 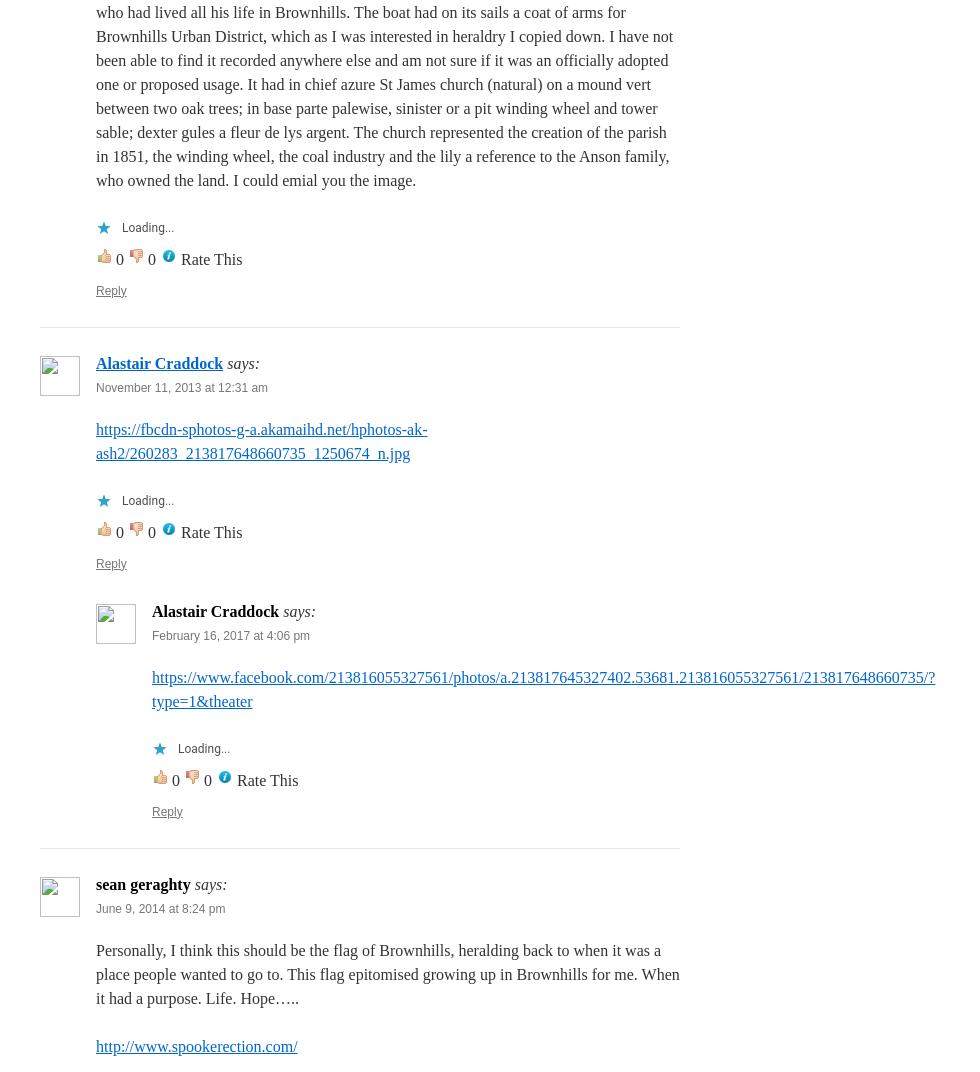 What do you see at coordinates (387, 972) in the screenshot?
I see `'Personally,  I think this should be the flag of Brownhills, heralding back to when it was a place people wanted to go to. This flag epitomised growing up in Brownhills for me. When it had a purpose. Life. Hope…..'` at bounding box center [387, 972].